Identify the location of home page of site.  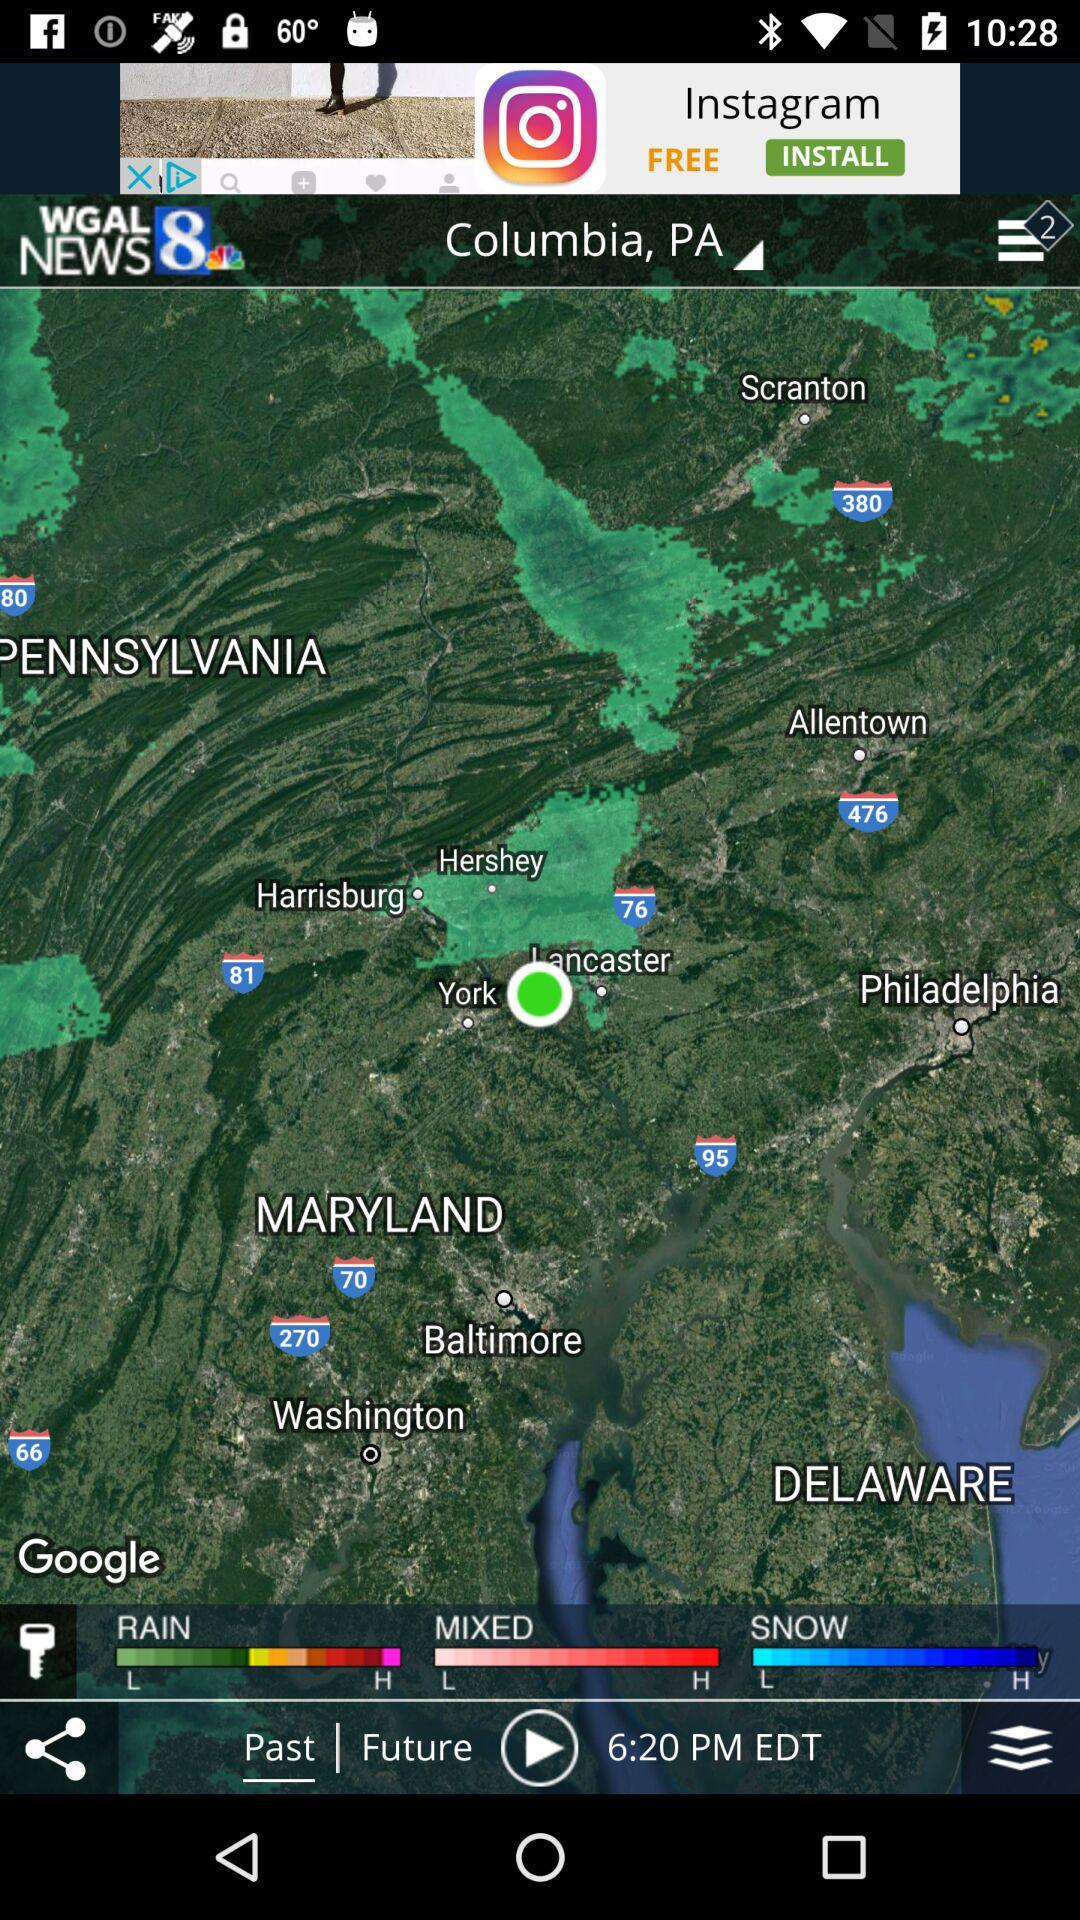
(131, 240).